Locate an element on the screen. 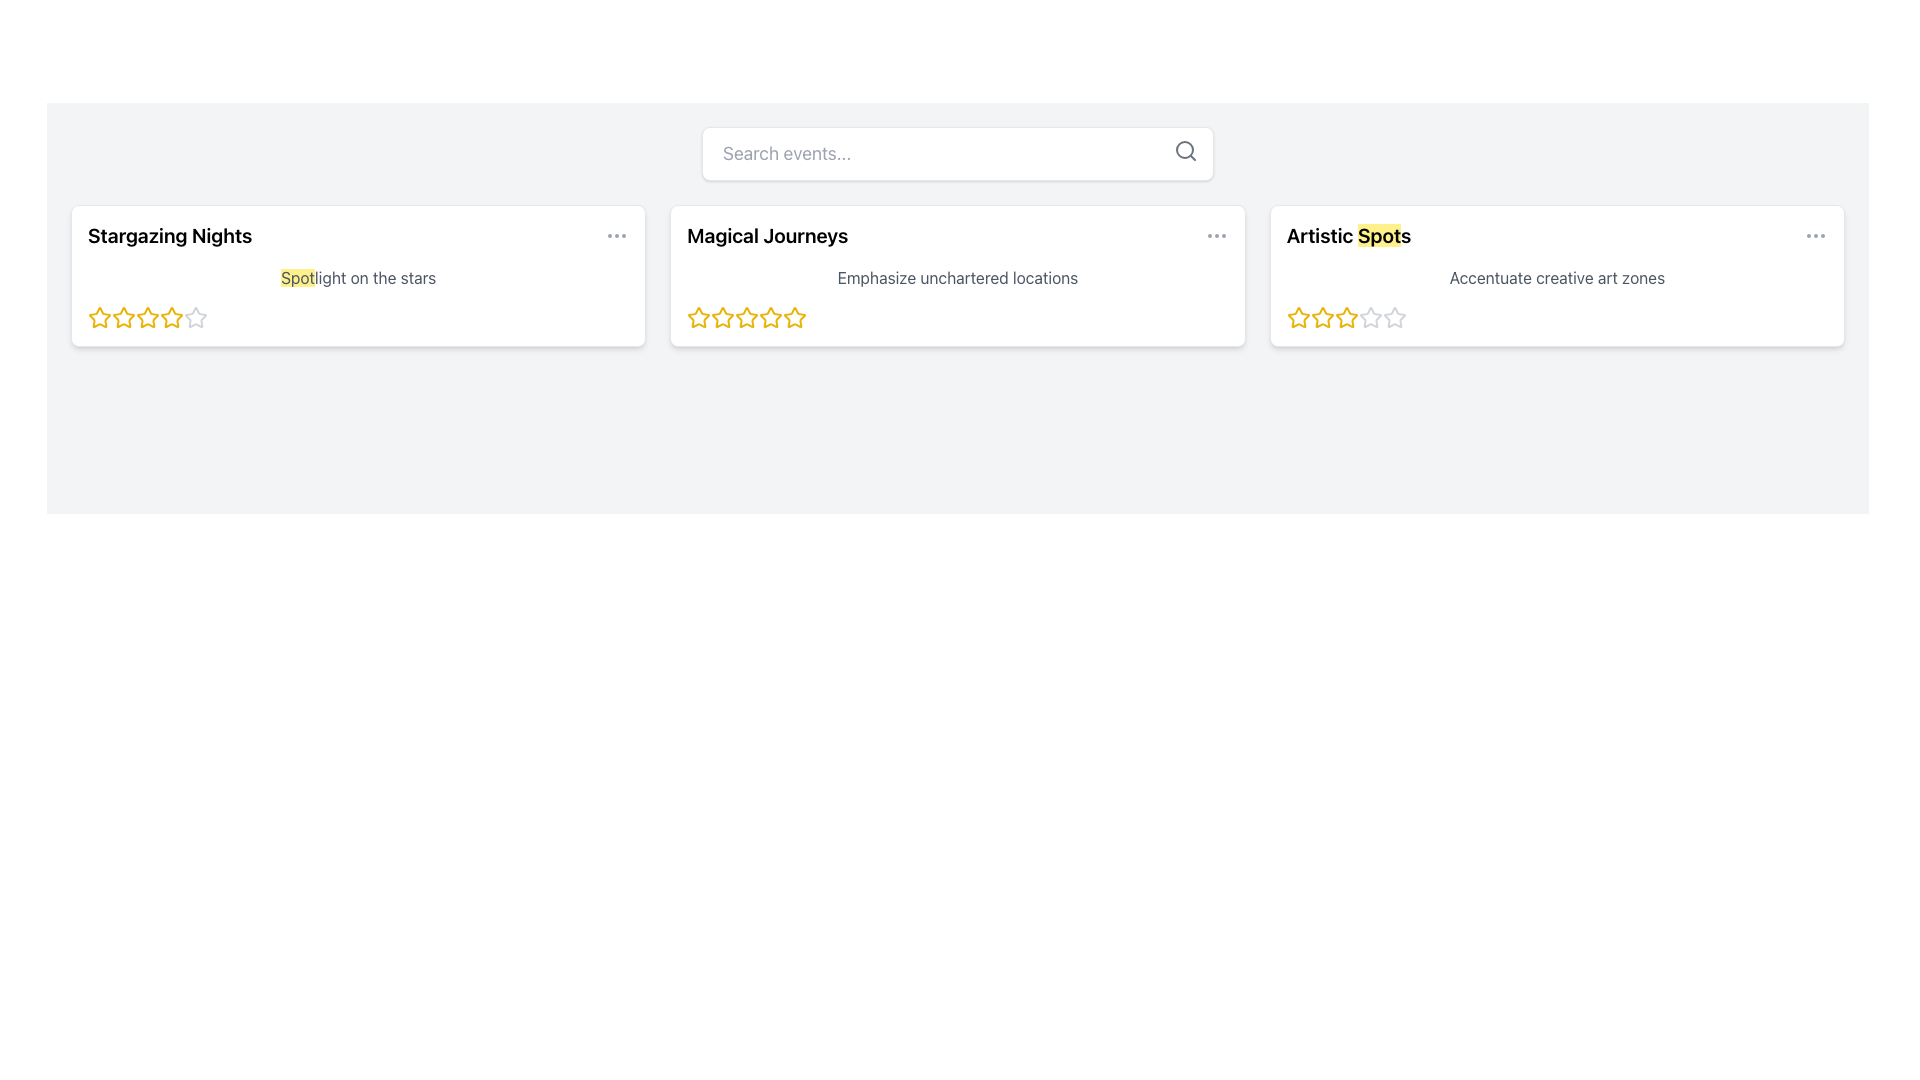  the fifth yellow star-shaped Rating Star Icon located below the title 'Magical Journeys' is located at coordinates (770, 316).